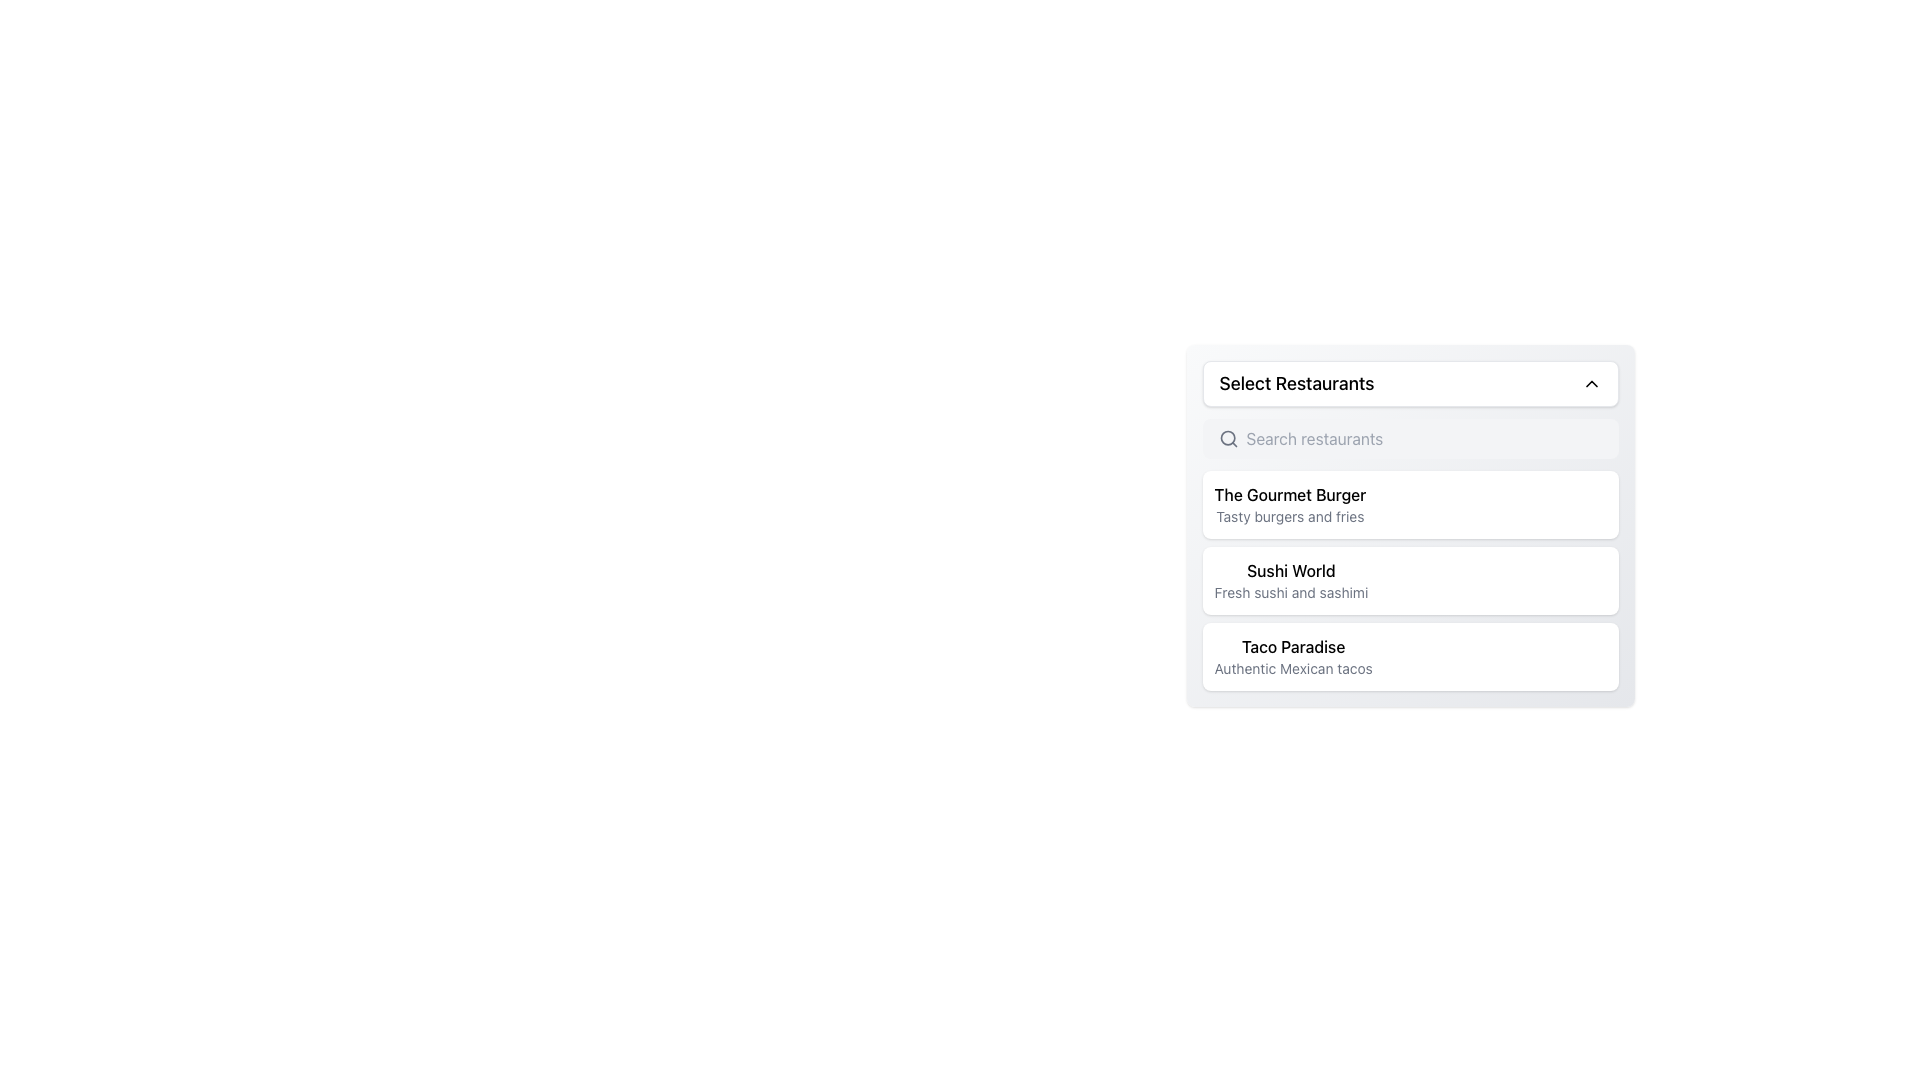  Describe the element at coordinates (1409, 581) in the screenshot. I see `the second list item titled 'Sushi World'` at that location.